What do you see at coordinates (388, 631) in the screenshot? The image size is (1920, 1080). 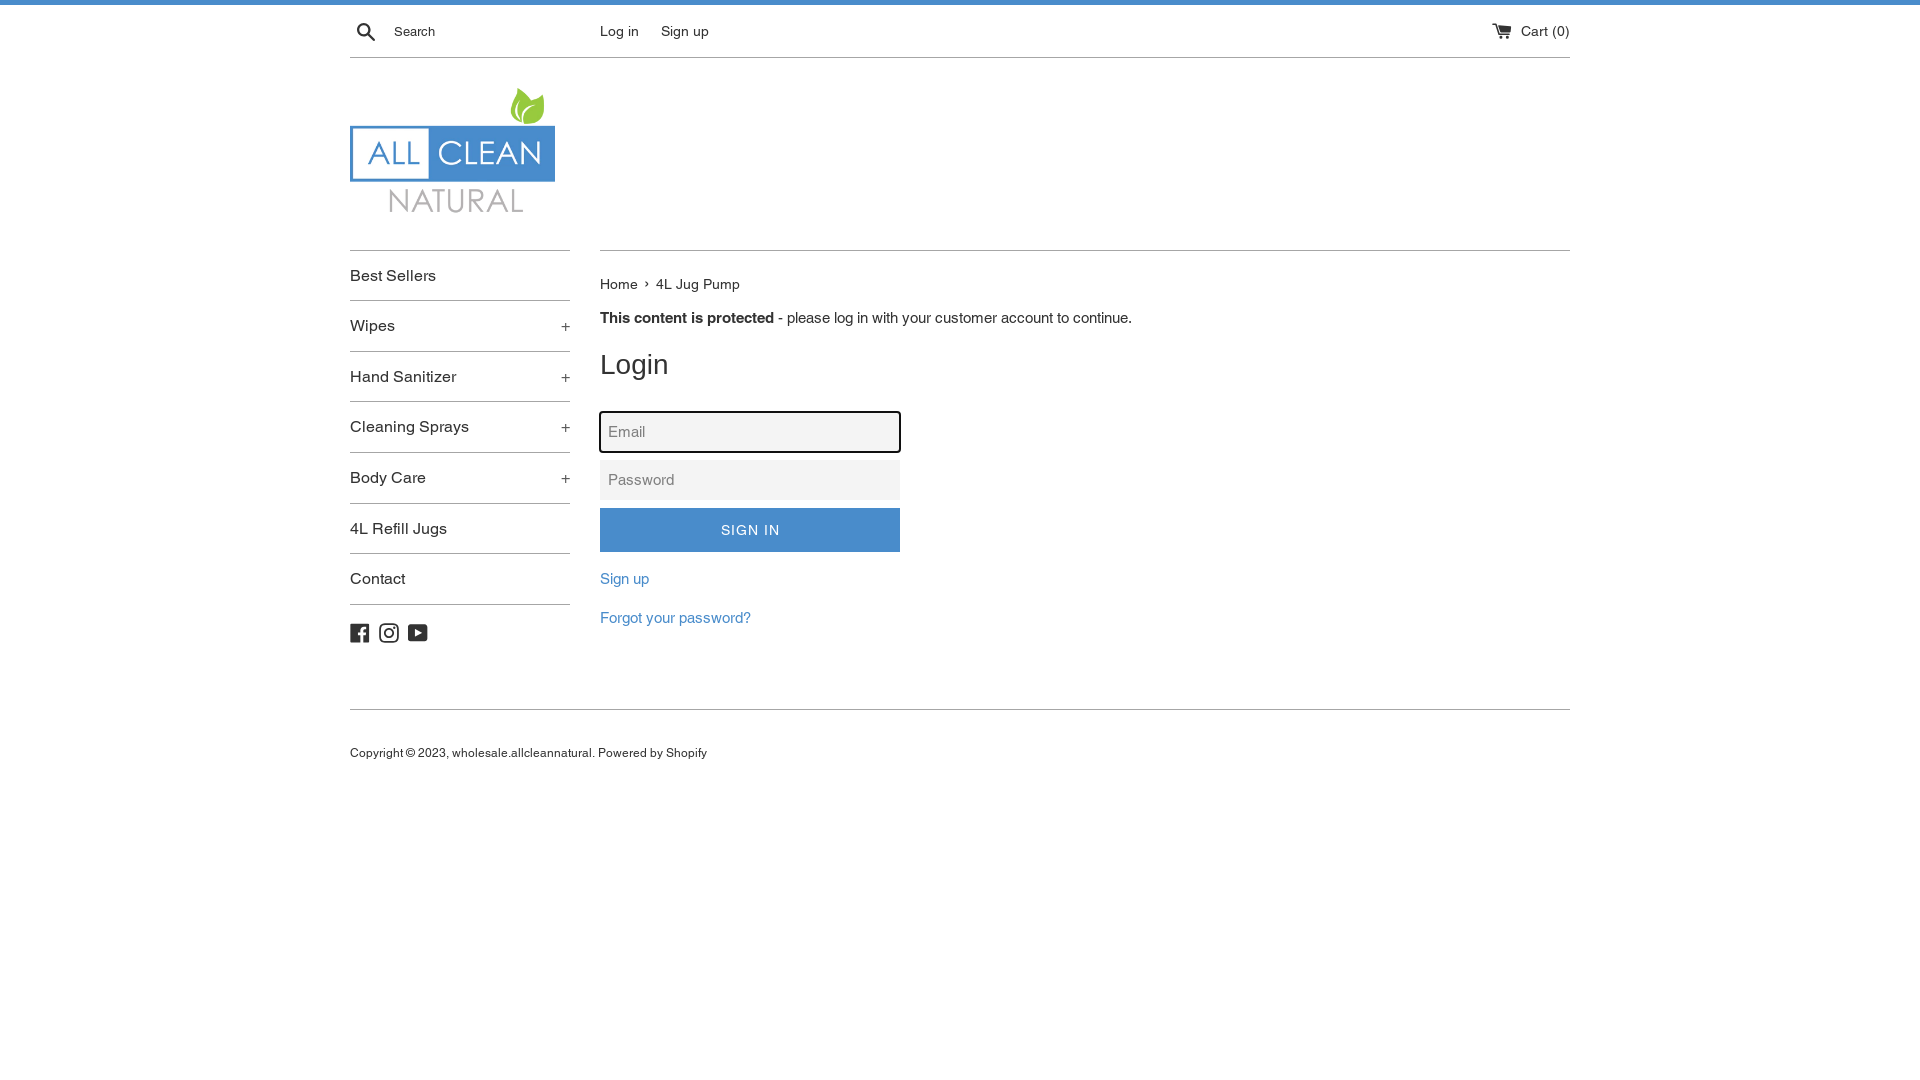 I see `'Instagram'` at bounding box center [388, 631].